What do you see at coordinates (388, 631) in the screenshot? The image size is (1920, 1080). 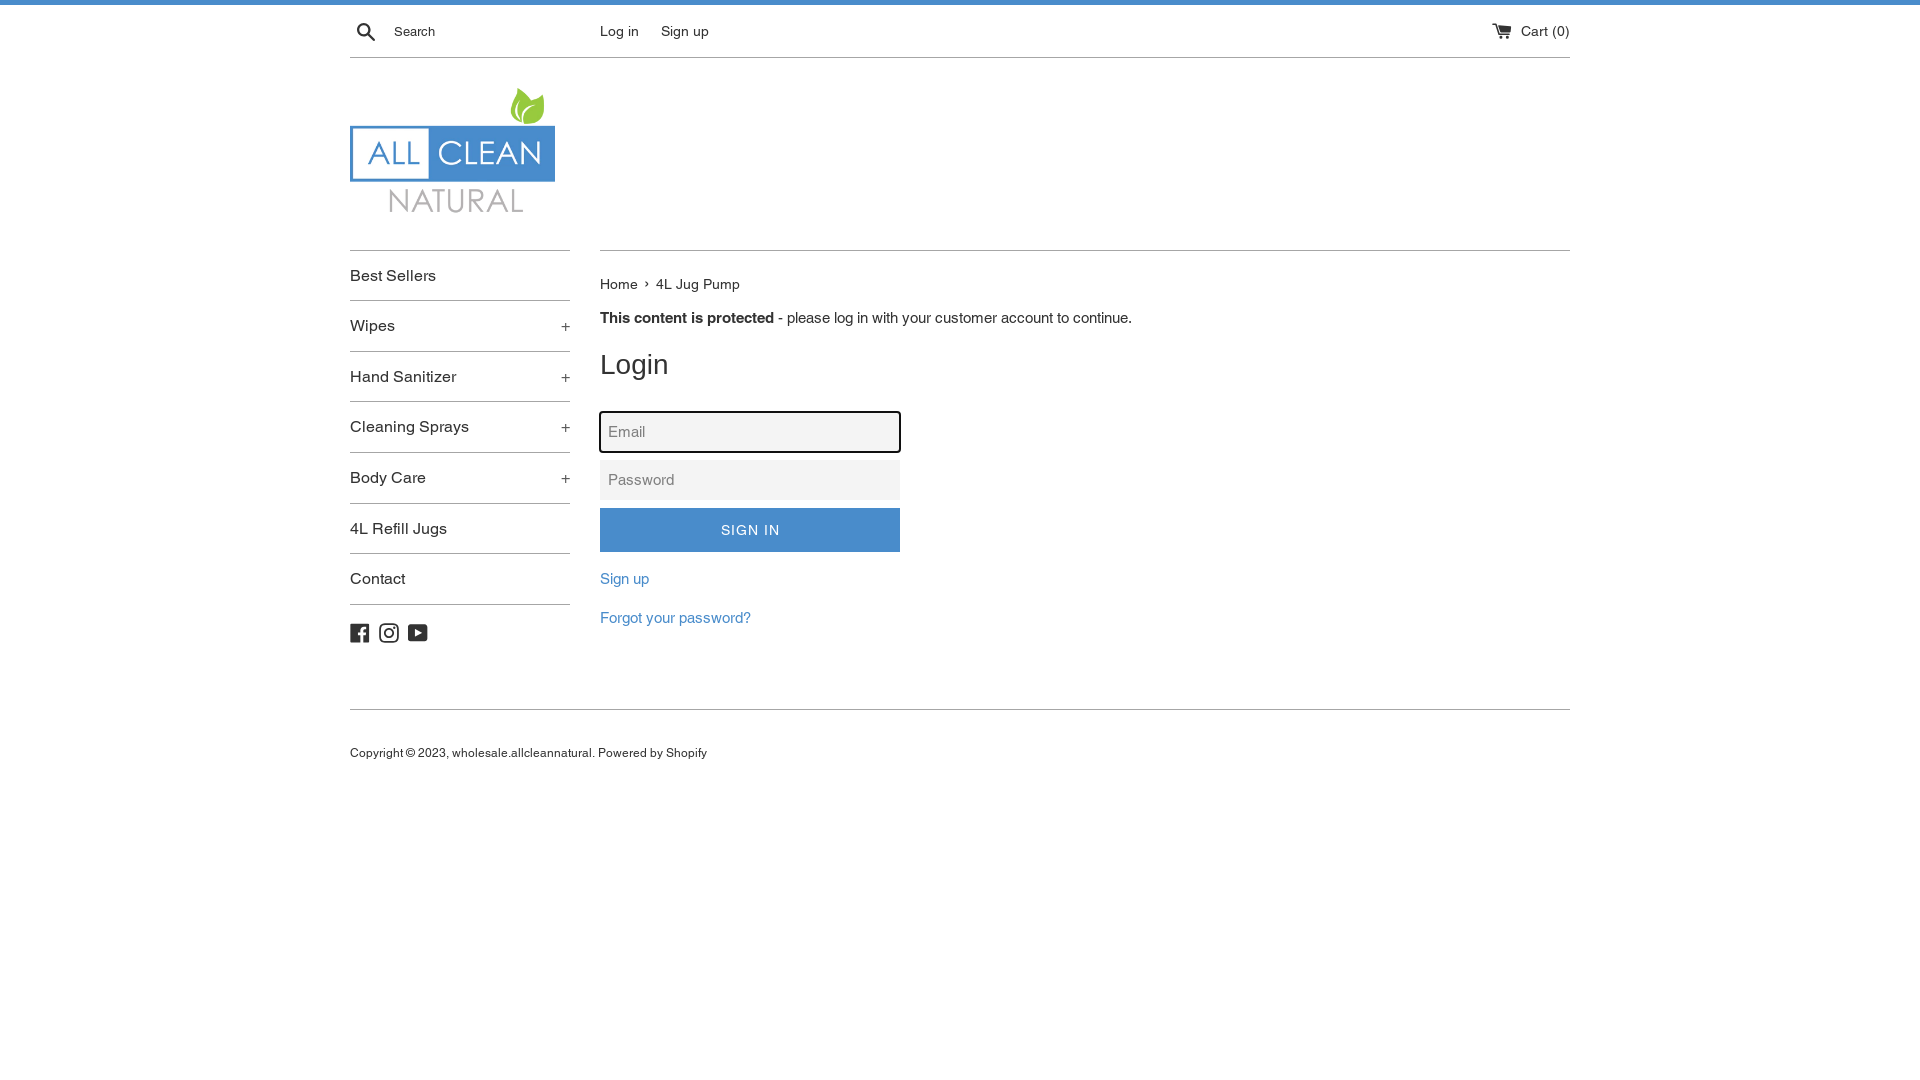 I see `'Instagram'` at bounding box center [388, 631].